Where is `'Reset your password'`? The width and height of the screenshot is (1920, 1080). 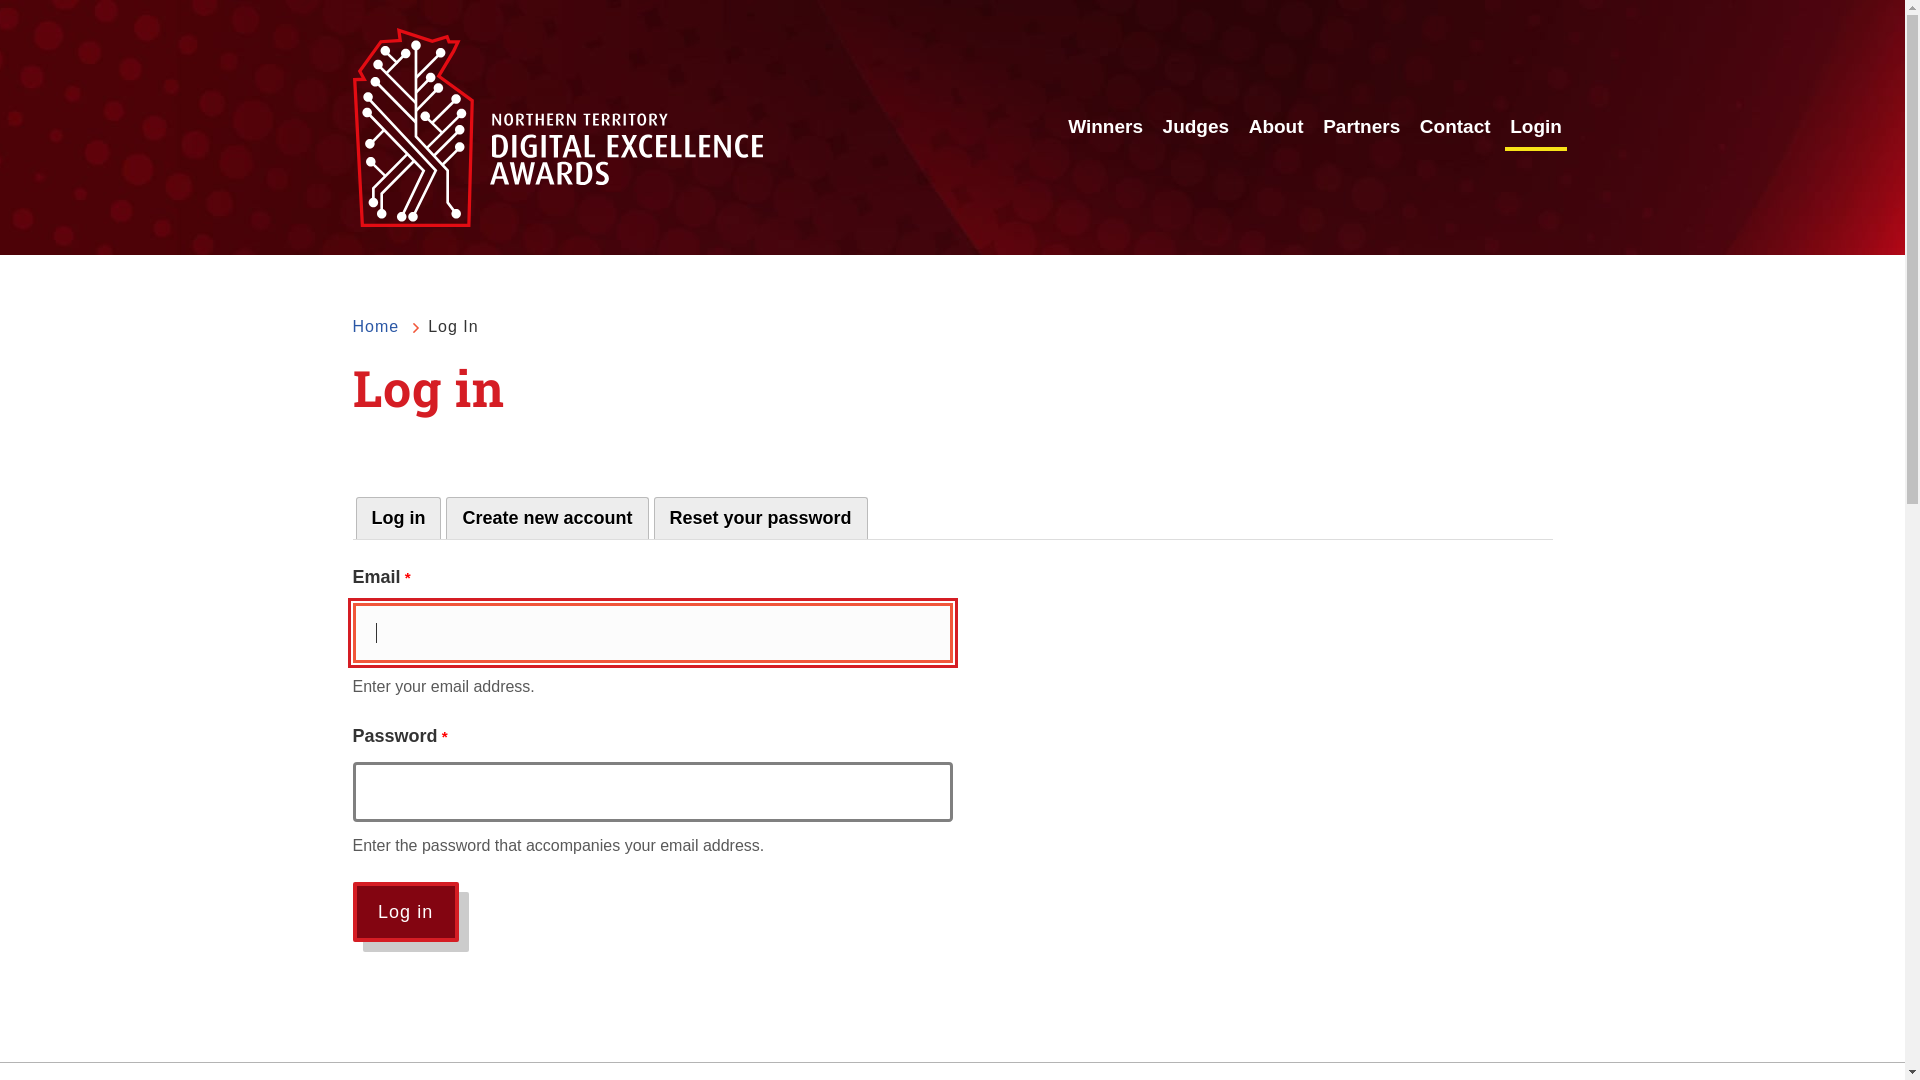
'Reset your password' is located at coordinates (760, 516).